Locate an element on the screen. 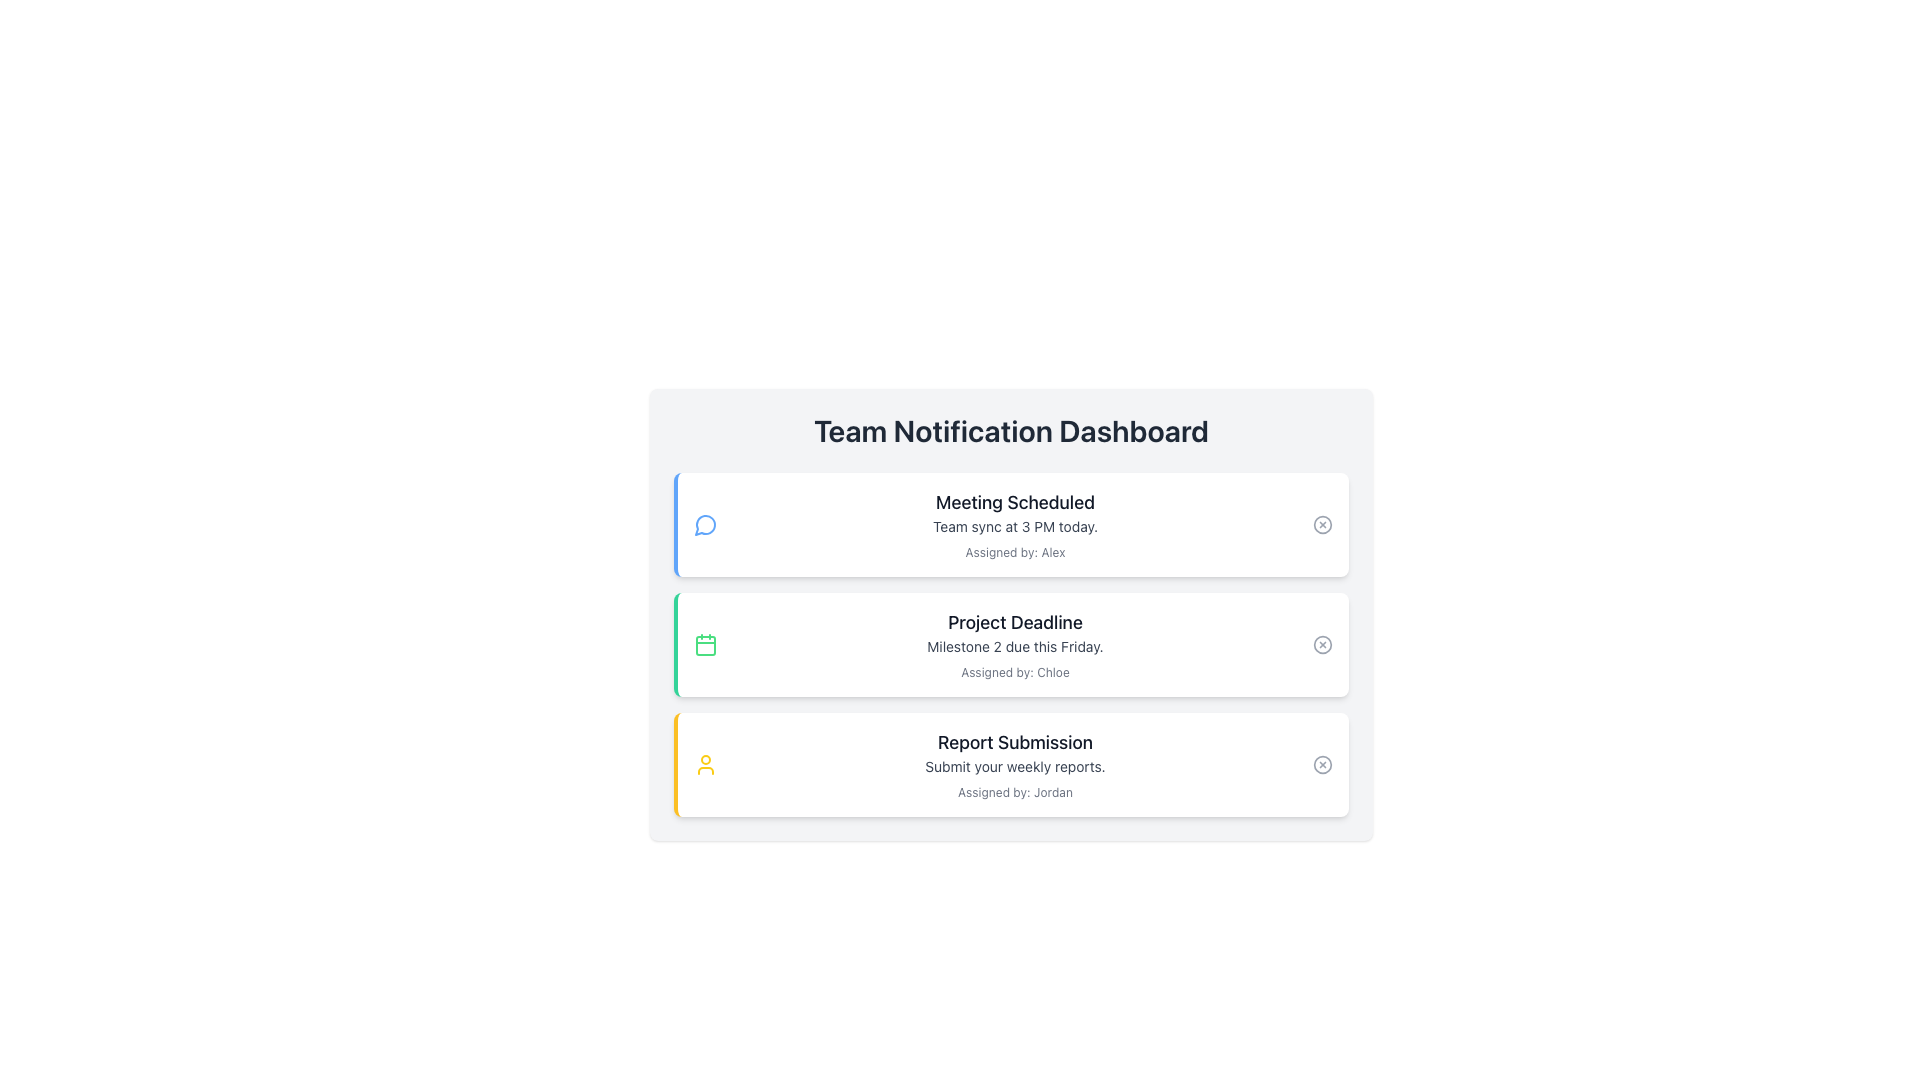  the small-sized light gray text displaying 'Assigned by: Alex', located beneath the primary description in the first notification card of the 'Team Notification Dashboard' is located at coordinates (1015, 552).